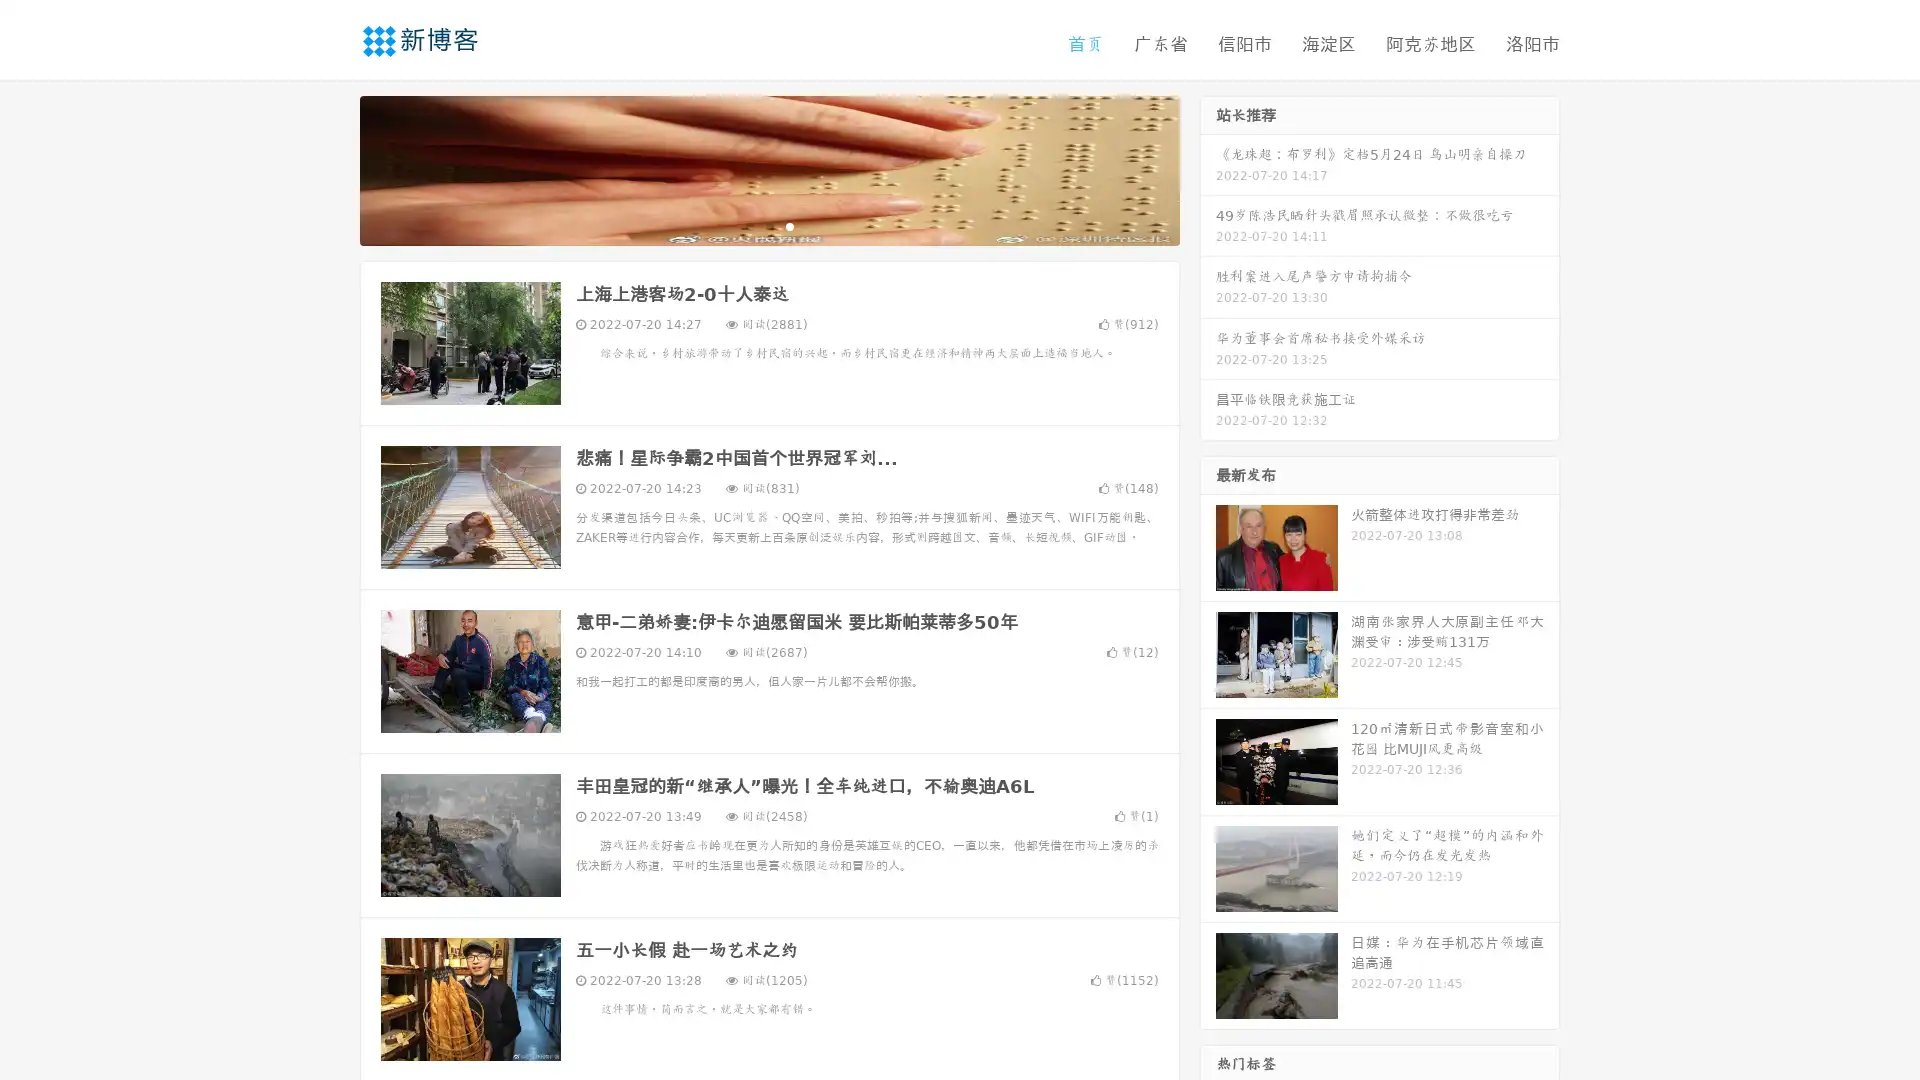 The height and width of the screenshot is (1080, 1920). What do you see at coordinates (748, 225) in the screenshot?
I see `Go to slide 1` at bounding box center [748, 225].